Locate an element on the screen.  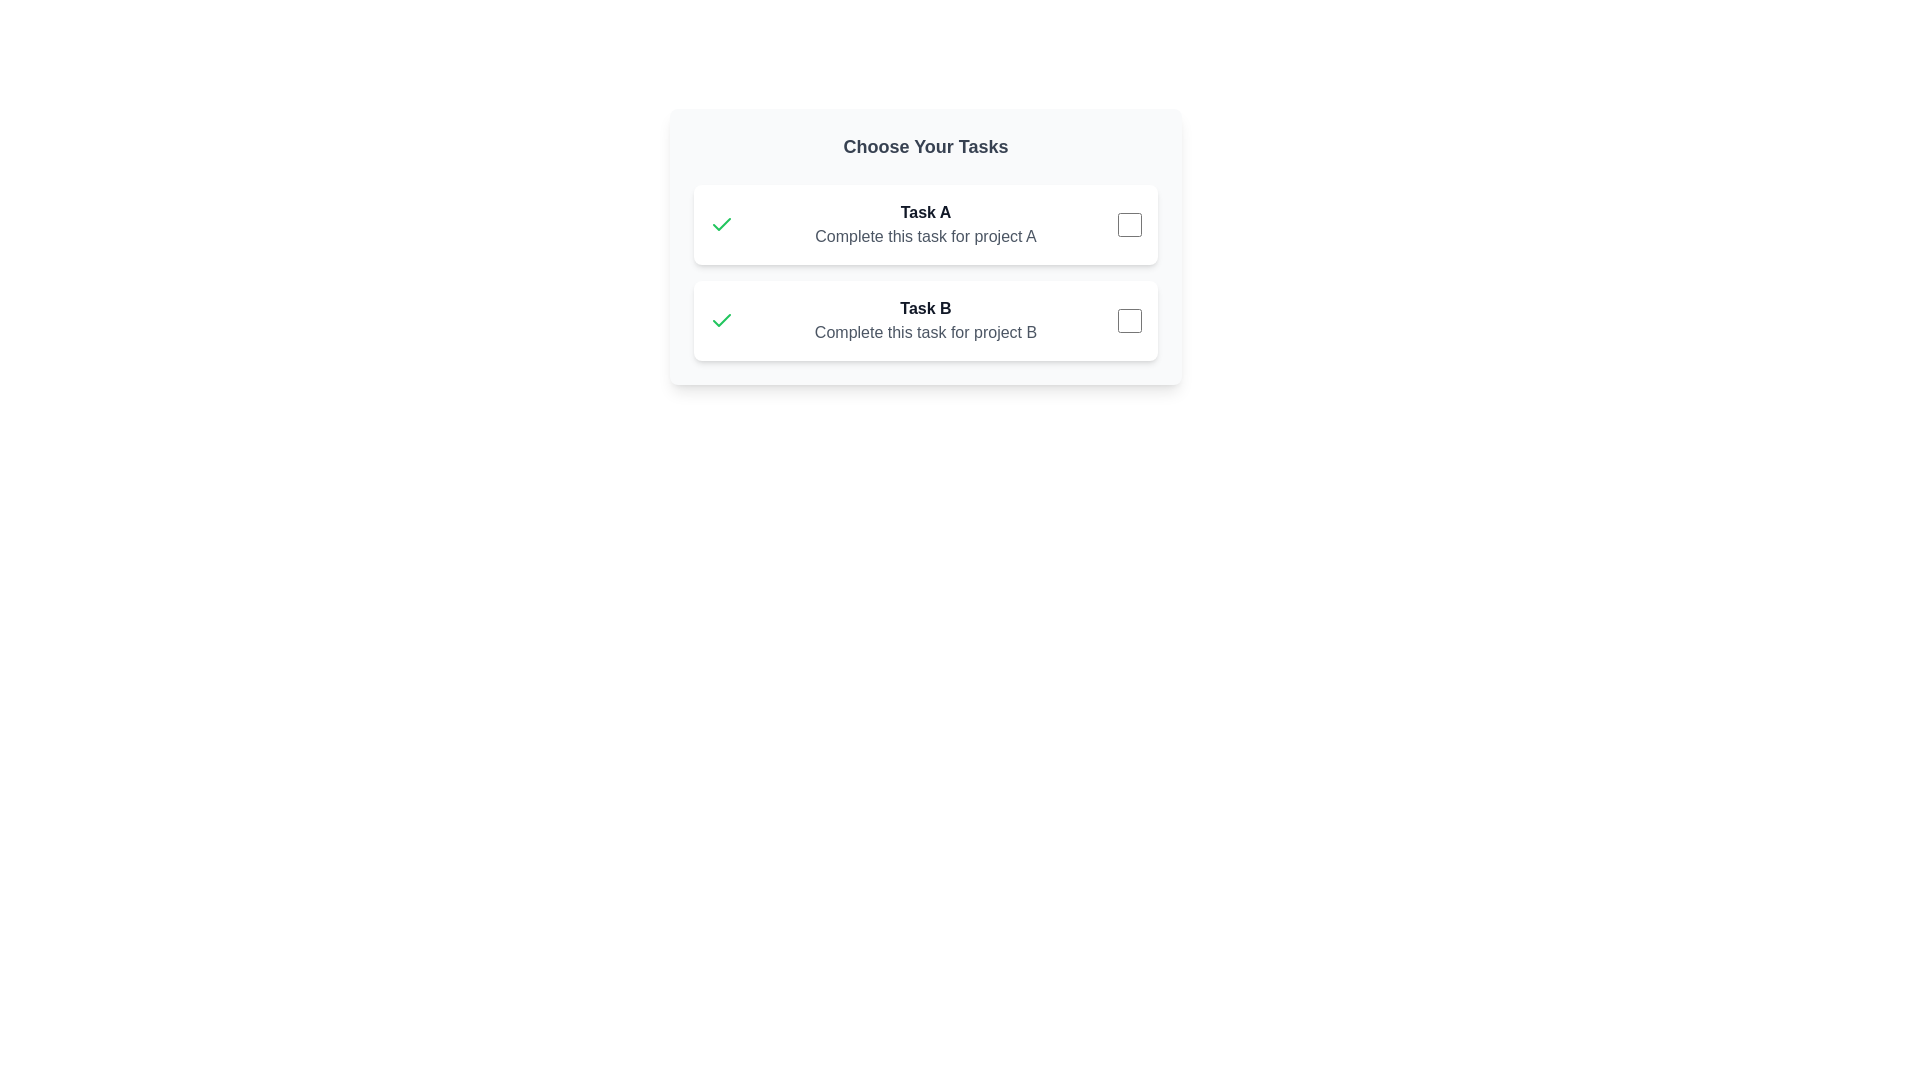
the green checkmark icon indicating the completion of 'Task B', which is located on the left side of the task group adjacent to the task description and checkbox is located at coordinates (720, 319).